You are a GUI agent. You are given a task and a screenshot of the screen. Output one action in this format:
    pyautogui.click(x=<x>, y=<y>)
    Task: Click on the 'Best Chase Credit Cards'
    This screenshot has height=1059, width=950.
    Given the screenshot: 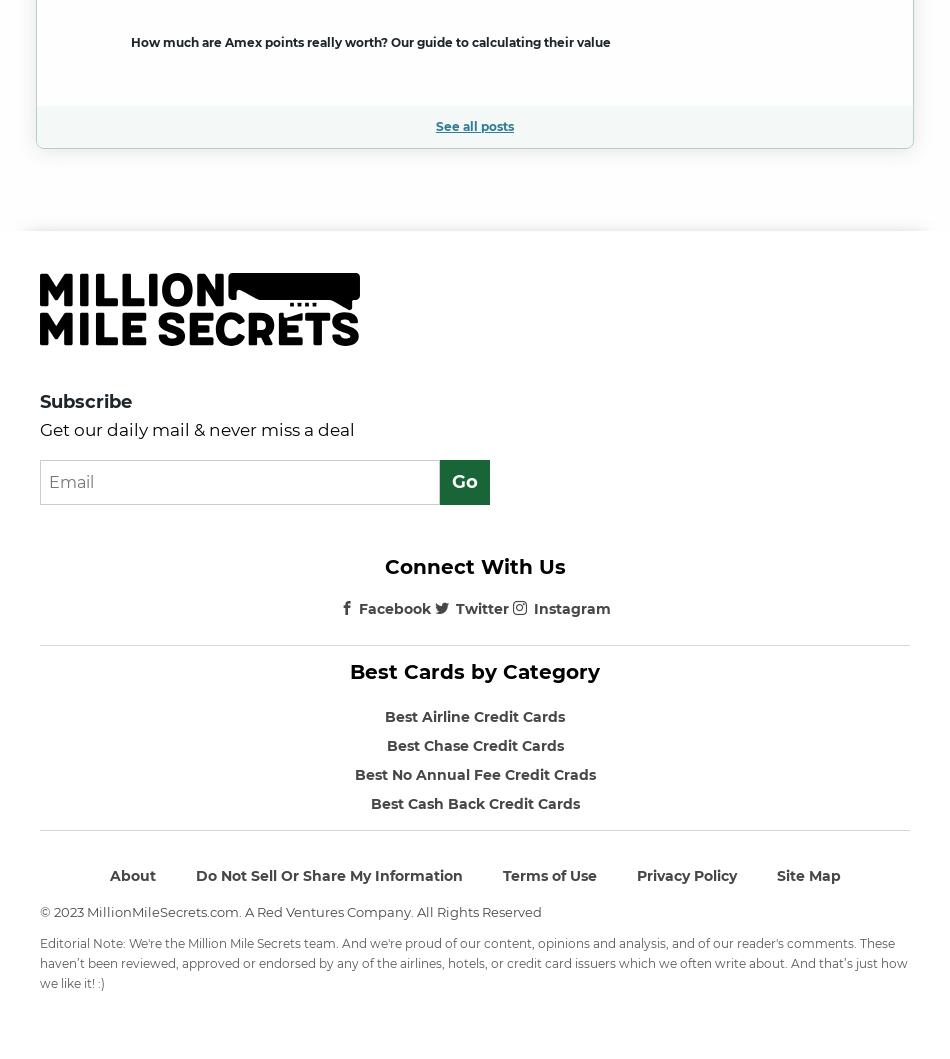 What is the action you would take?
    pyautogui.click(x=473, y=744)
    